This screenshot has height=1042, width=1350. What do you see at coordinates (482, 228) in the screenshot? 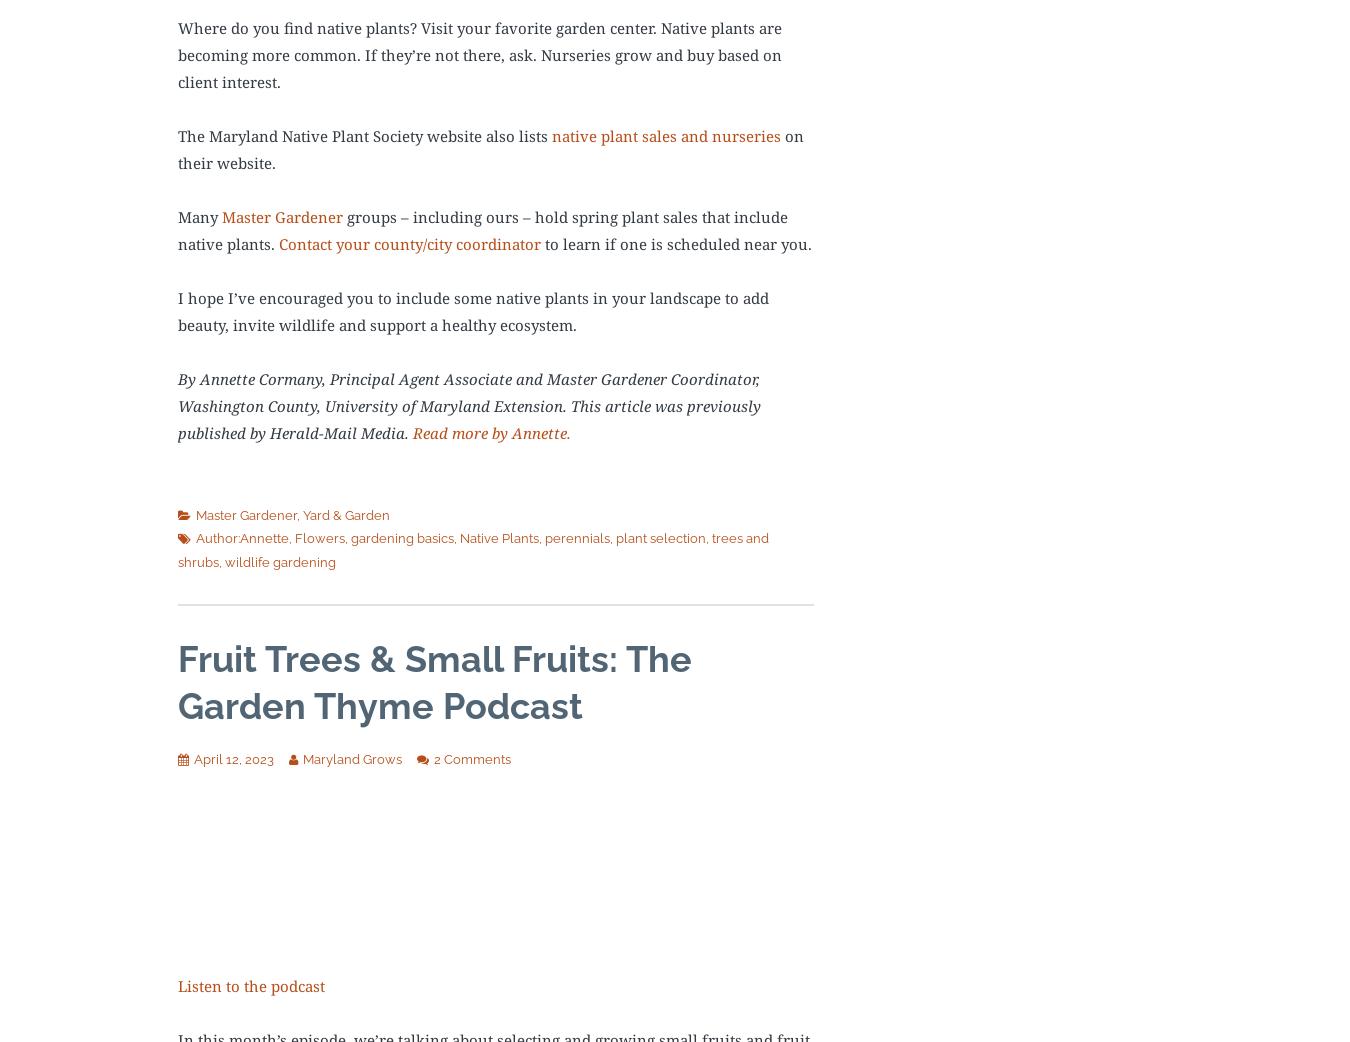
I see `'groups – including ours – hold spring plant sales that include native plants.'` at bounding box center [482, 228].